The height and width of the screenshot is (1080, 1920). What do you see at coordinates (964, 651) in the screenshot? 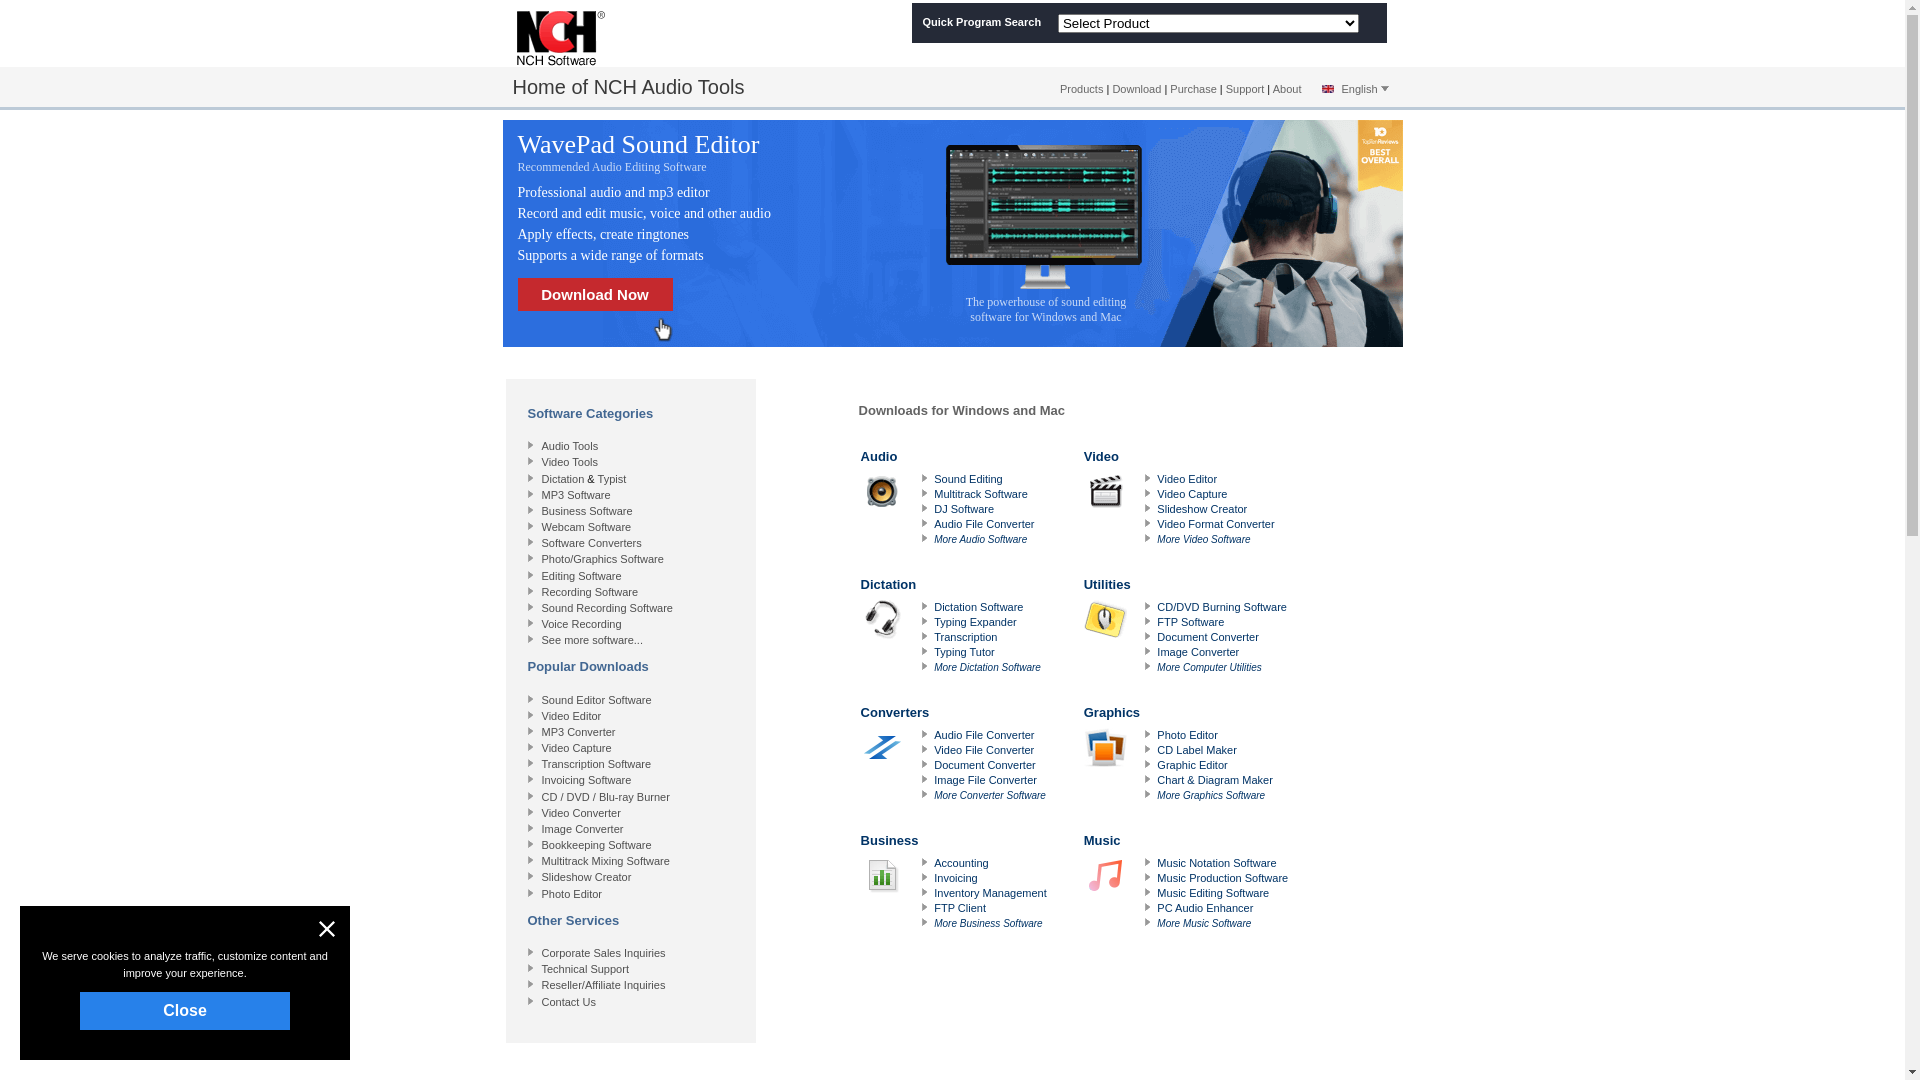
I see `'Typing Tutor'` at bounding box center [964, 651].